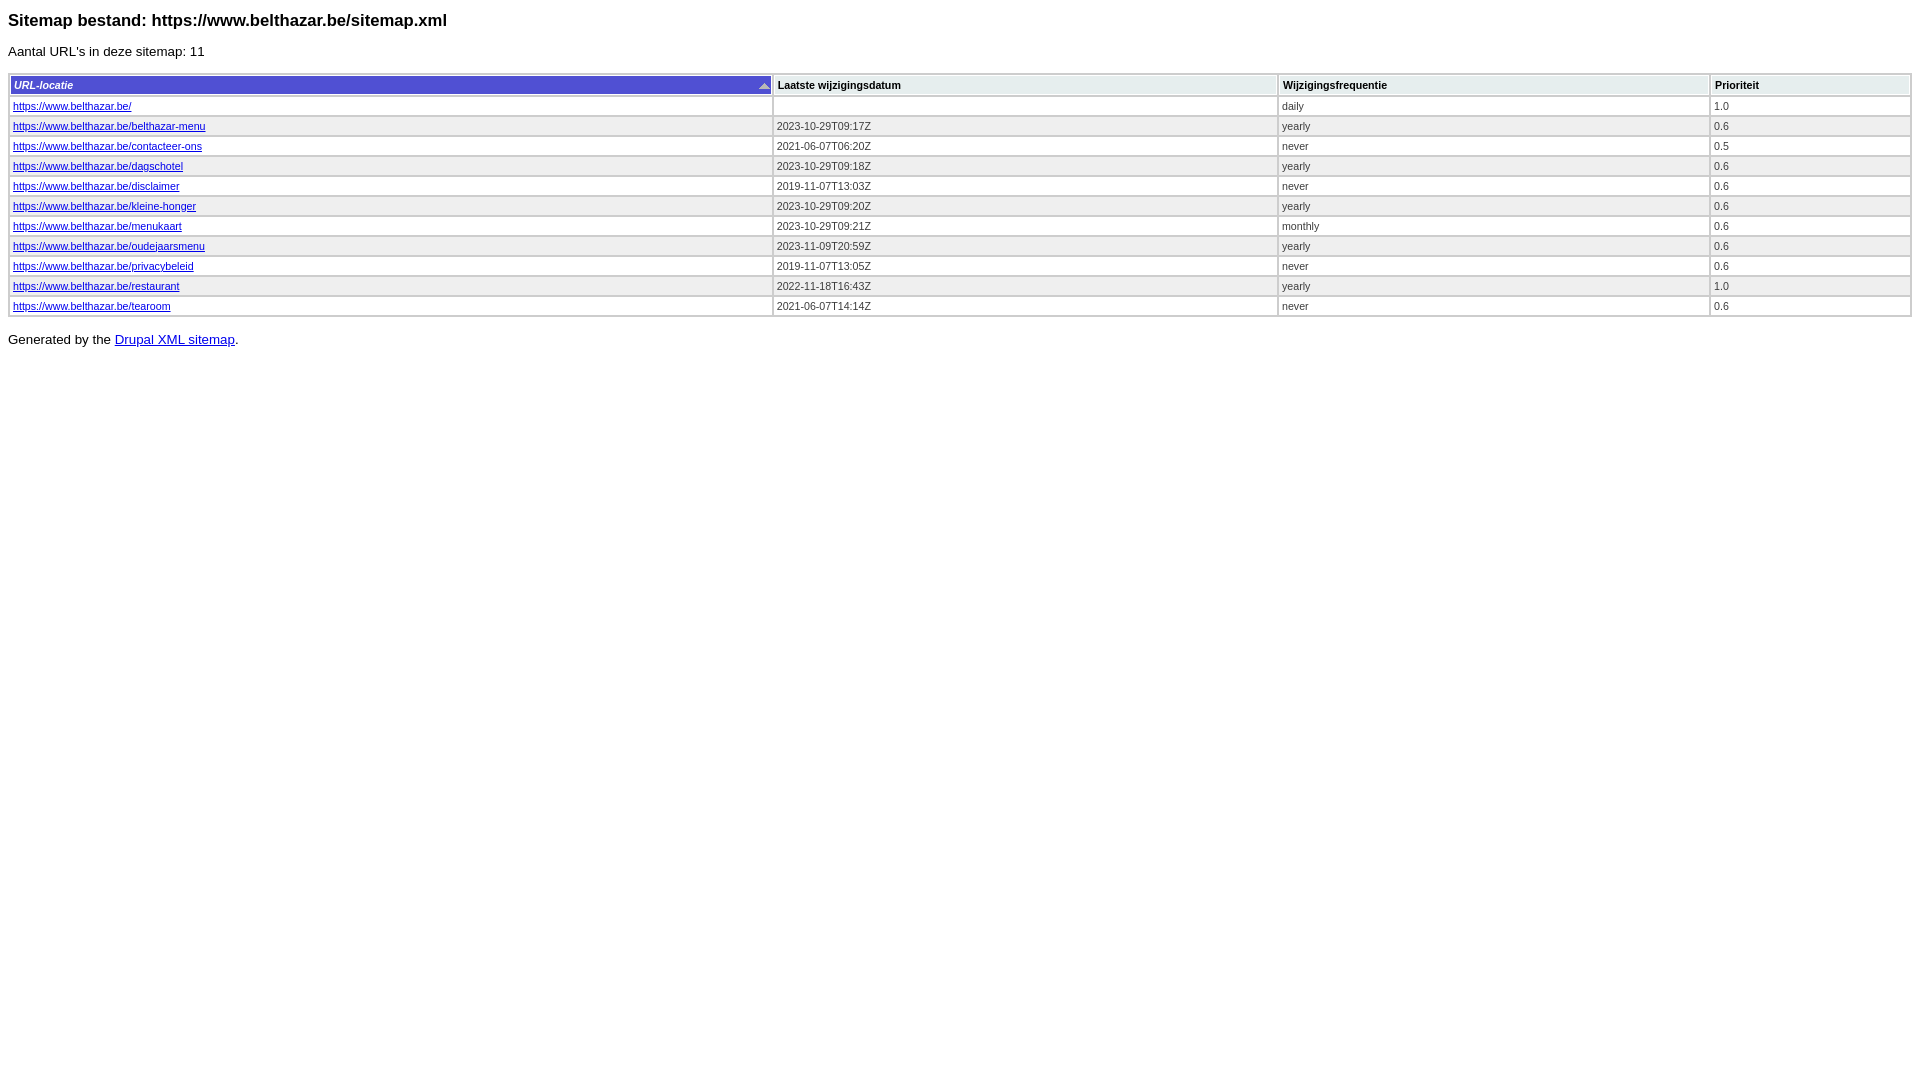  What do you see at coordinates (108, 245) in the screenshot?
I see `'https://www.belthazar.be/oudejaarsmenu'` at bounding box center [108, 245].